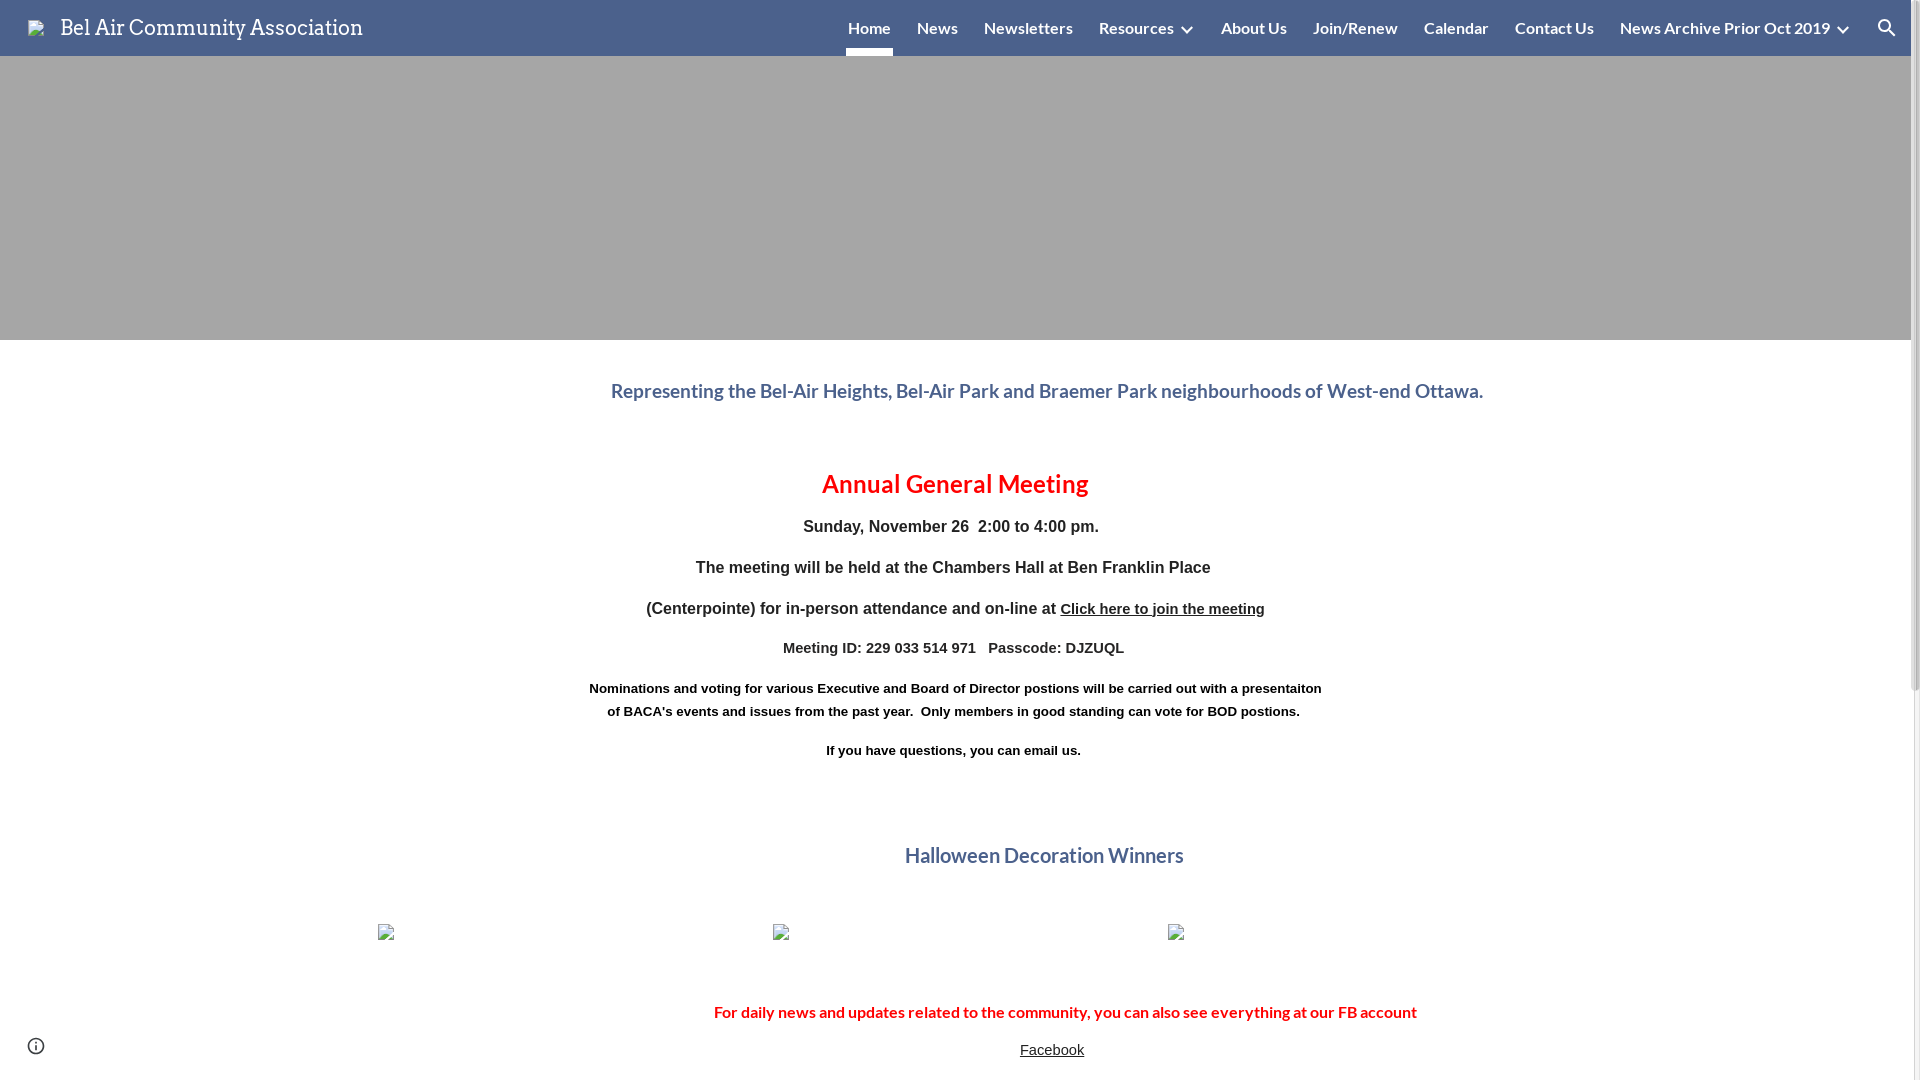  What do you see at coordinates (936, 27) in the screenshot?
I see `'News'` at bounding box center [936, 27].